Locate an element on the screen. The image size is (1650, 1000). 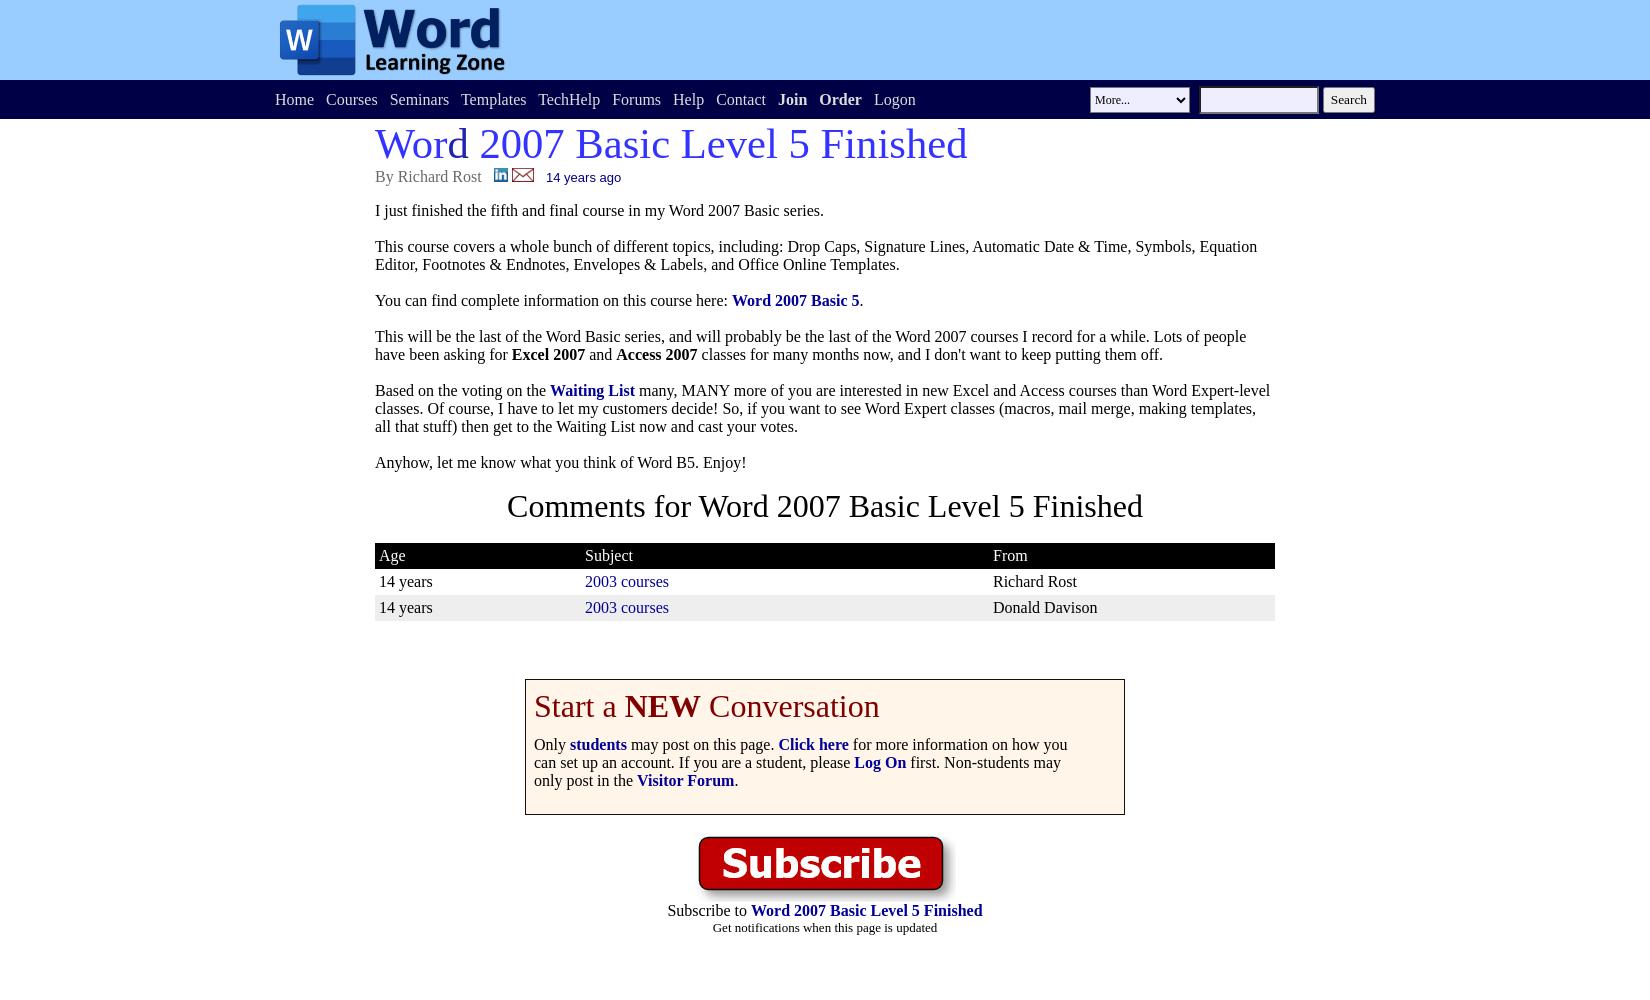
'2007 Basic Level 5 Finished' is located at coordinates (716, 143).